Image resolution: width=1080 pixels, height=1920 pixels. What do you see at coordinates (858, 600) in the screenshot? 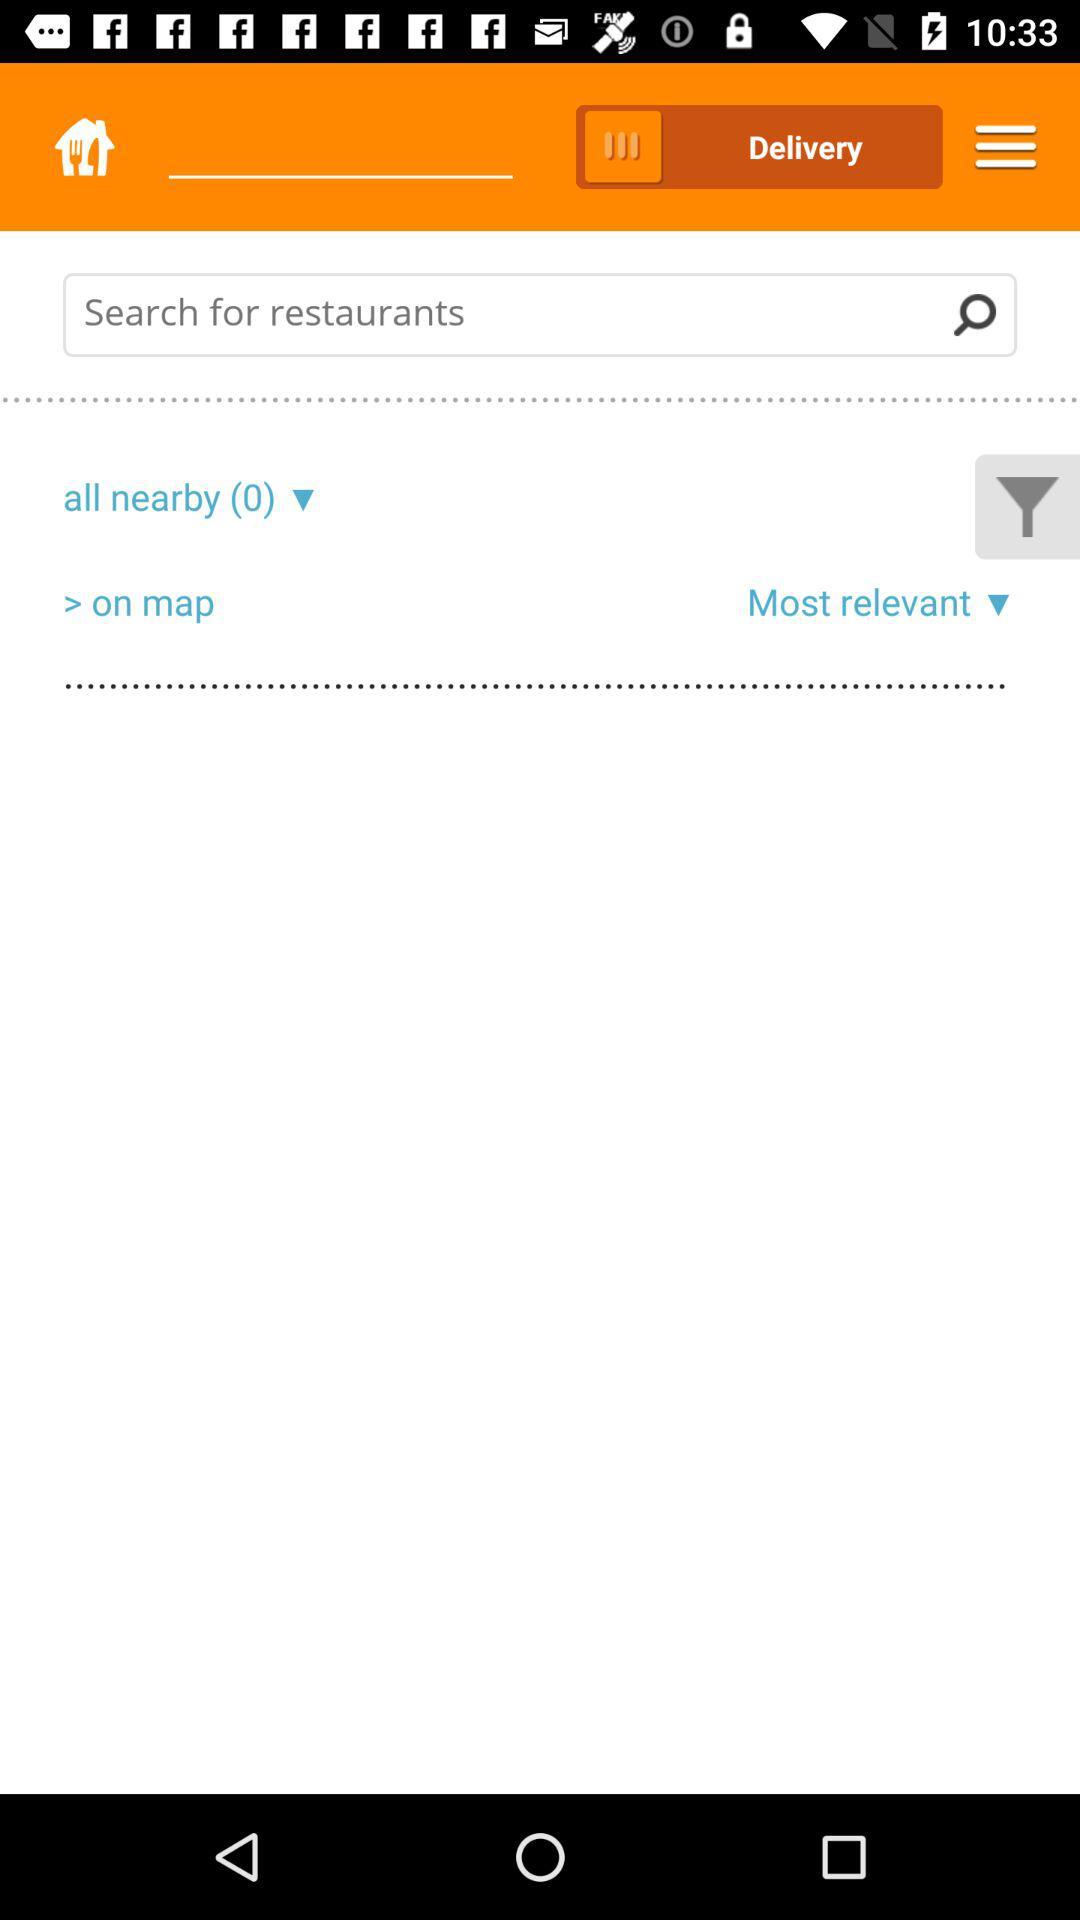
I see `item to the right of the > on map icon` at bounding box center [858, 600].